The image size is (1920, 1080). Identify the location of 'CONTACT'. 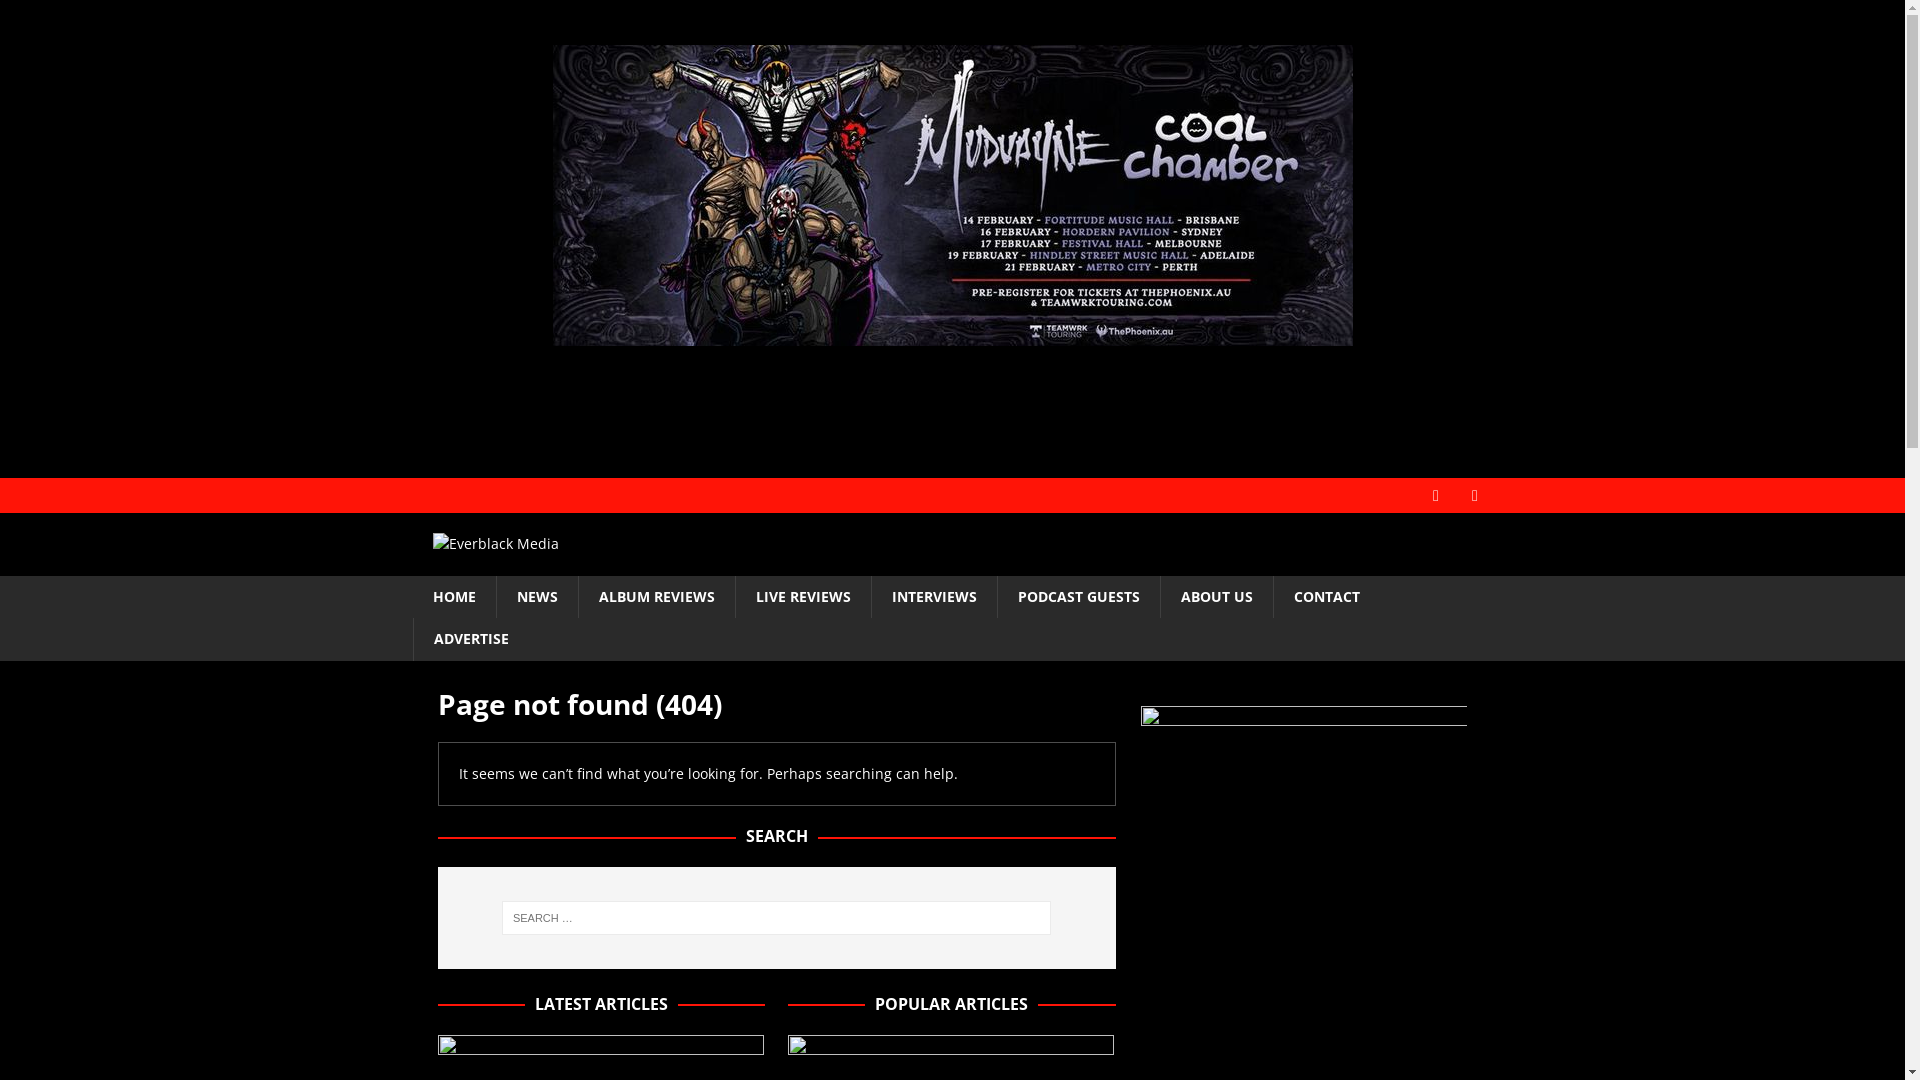
(1325, 596).